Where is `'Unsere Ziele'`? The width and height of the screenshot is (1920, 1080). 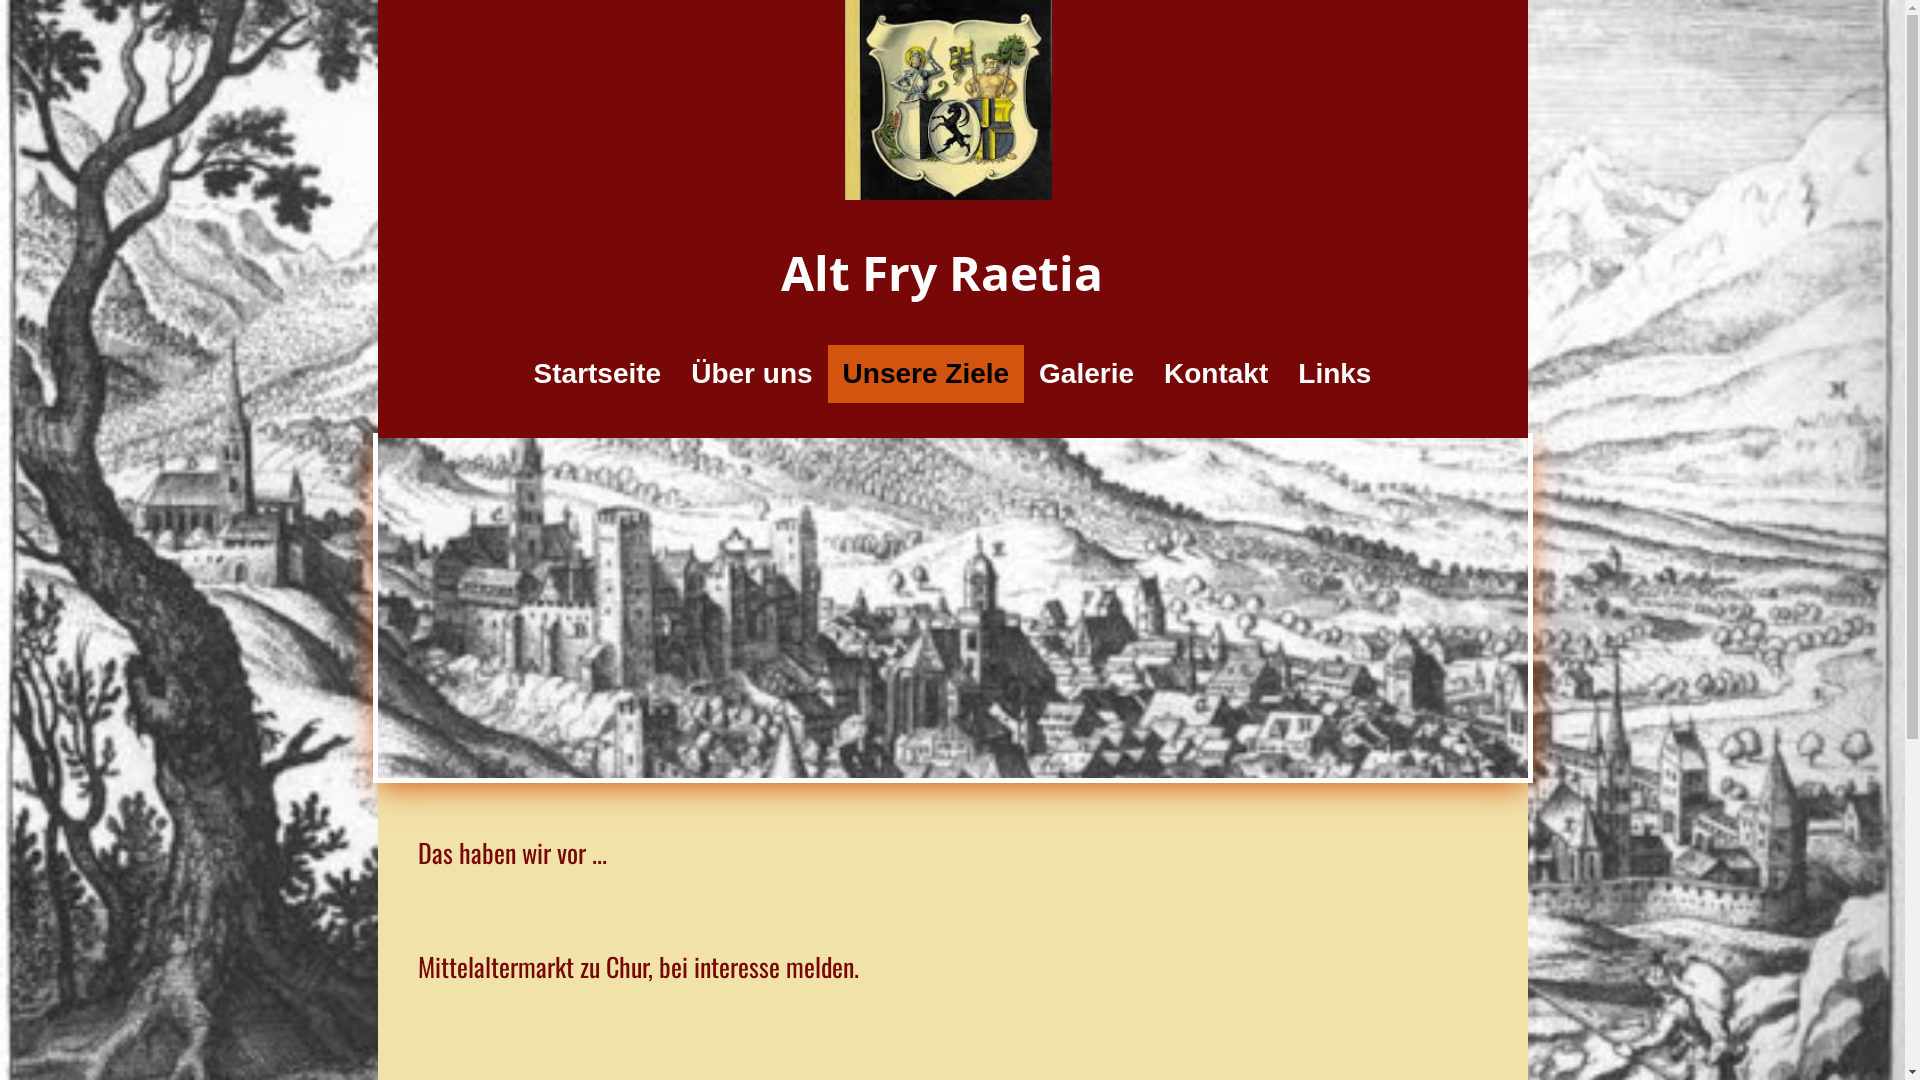
'Unsere Ziele' is located at coordinates (925, 374).